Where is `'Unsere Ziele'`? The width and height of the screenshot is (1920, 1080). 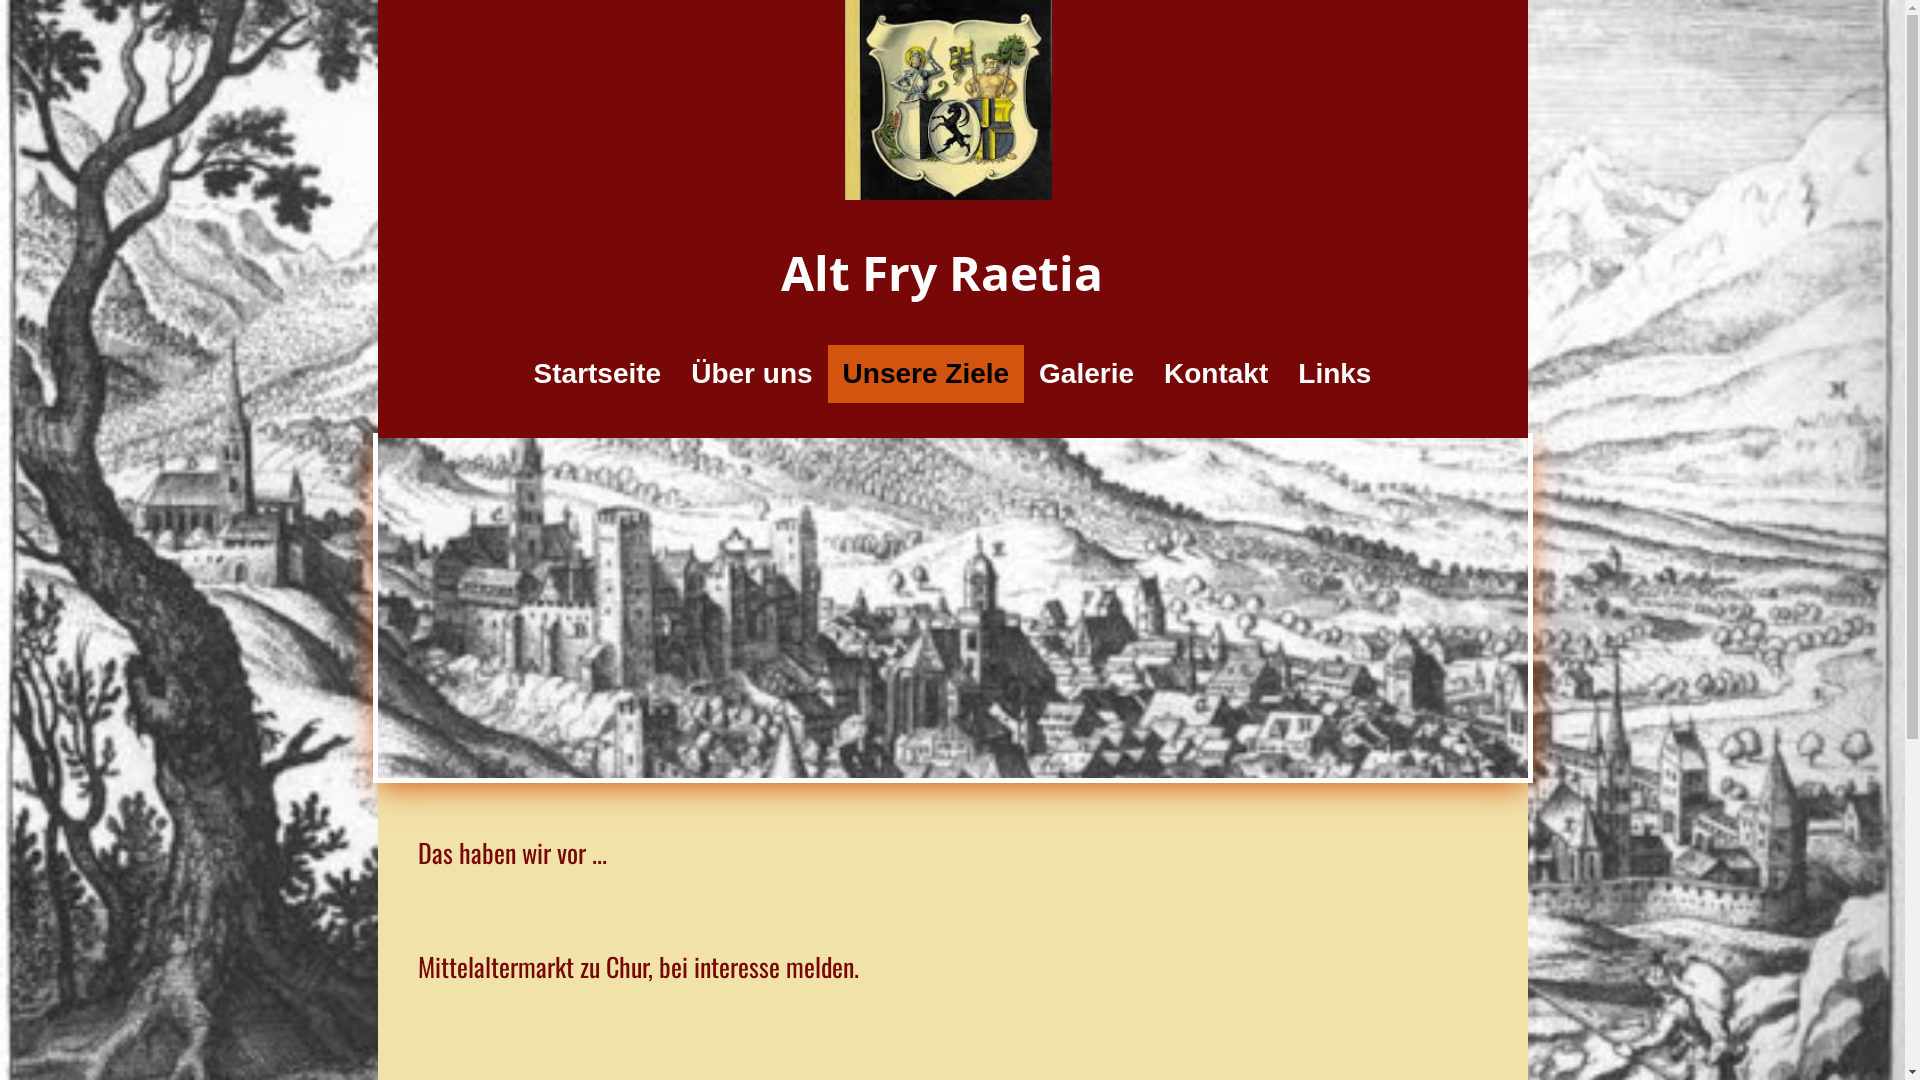
'Unsere Ziele' is located at coordinates (925, 374).